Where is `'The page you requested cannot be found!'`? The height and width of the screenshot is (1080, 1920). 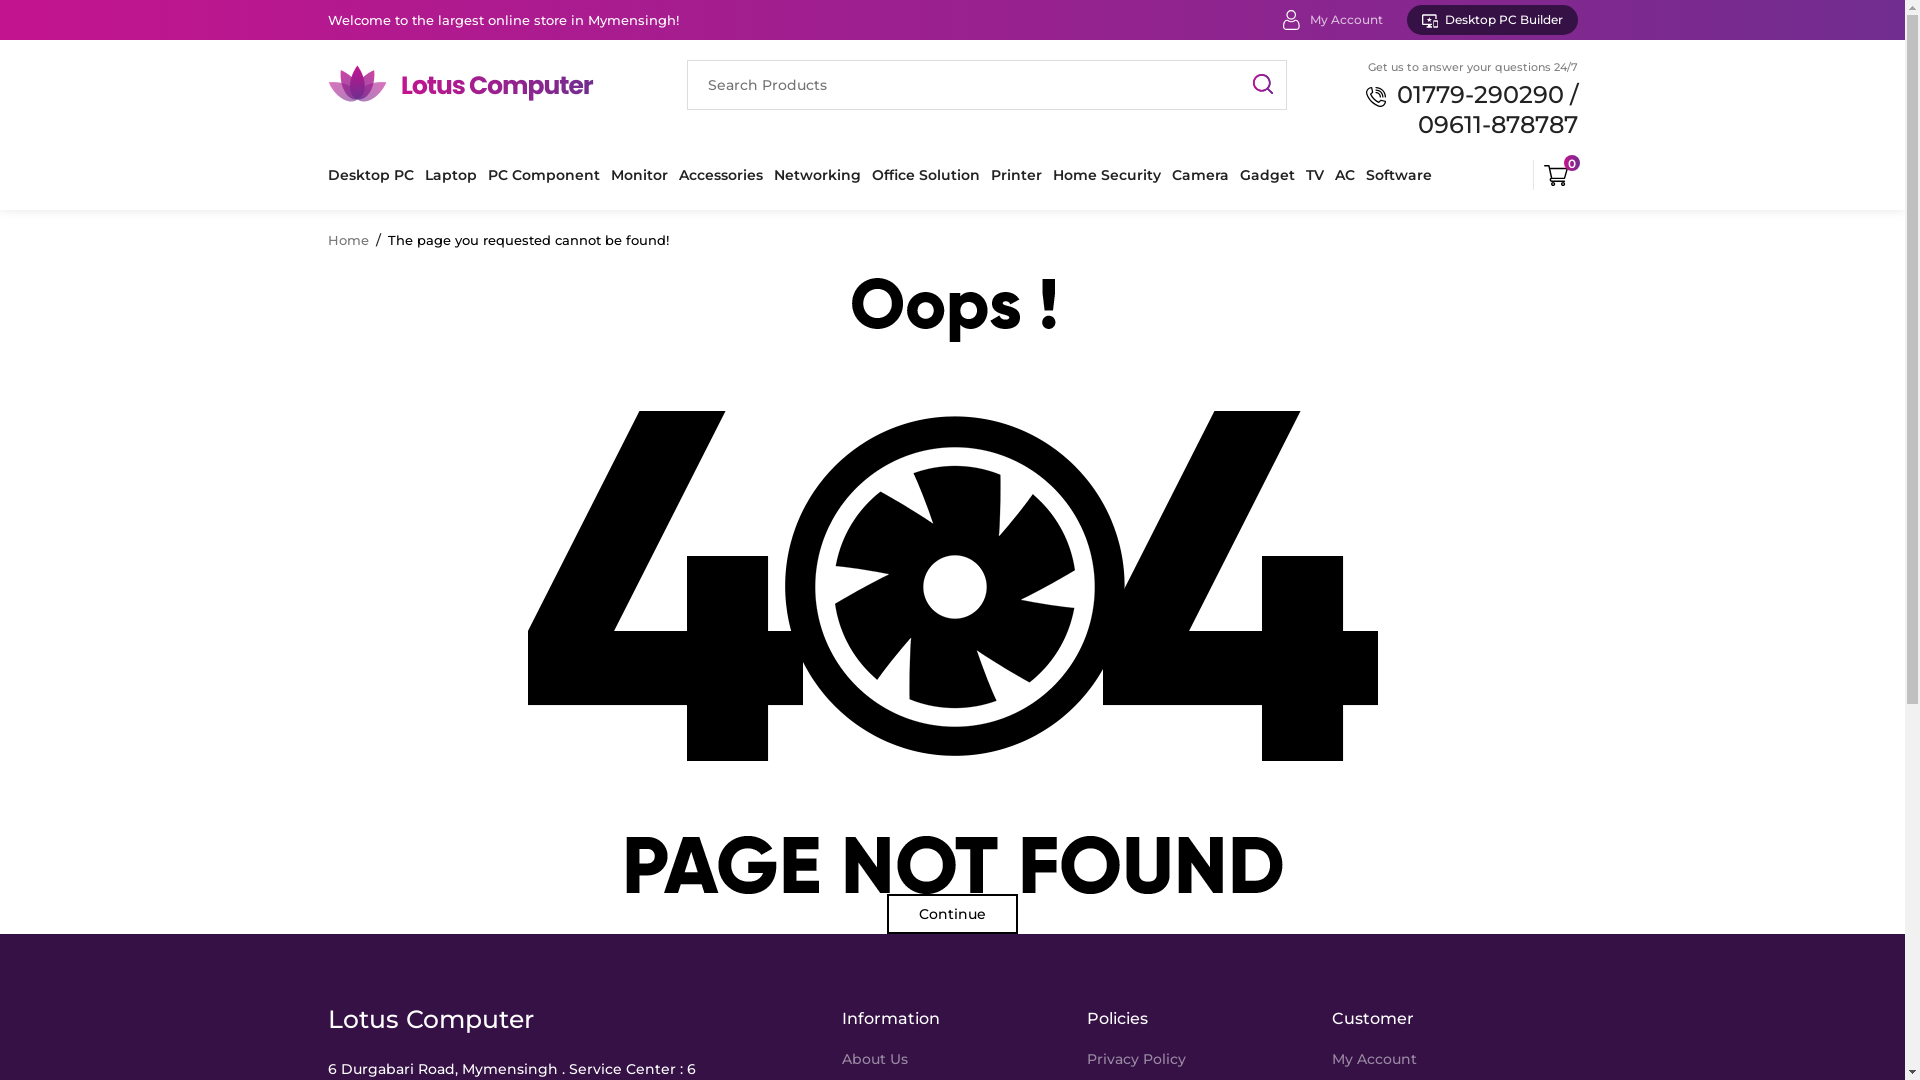 'The page you requested cannot be found!' is located at coordinates (528, 239).